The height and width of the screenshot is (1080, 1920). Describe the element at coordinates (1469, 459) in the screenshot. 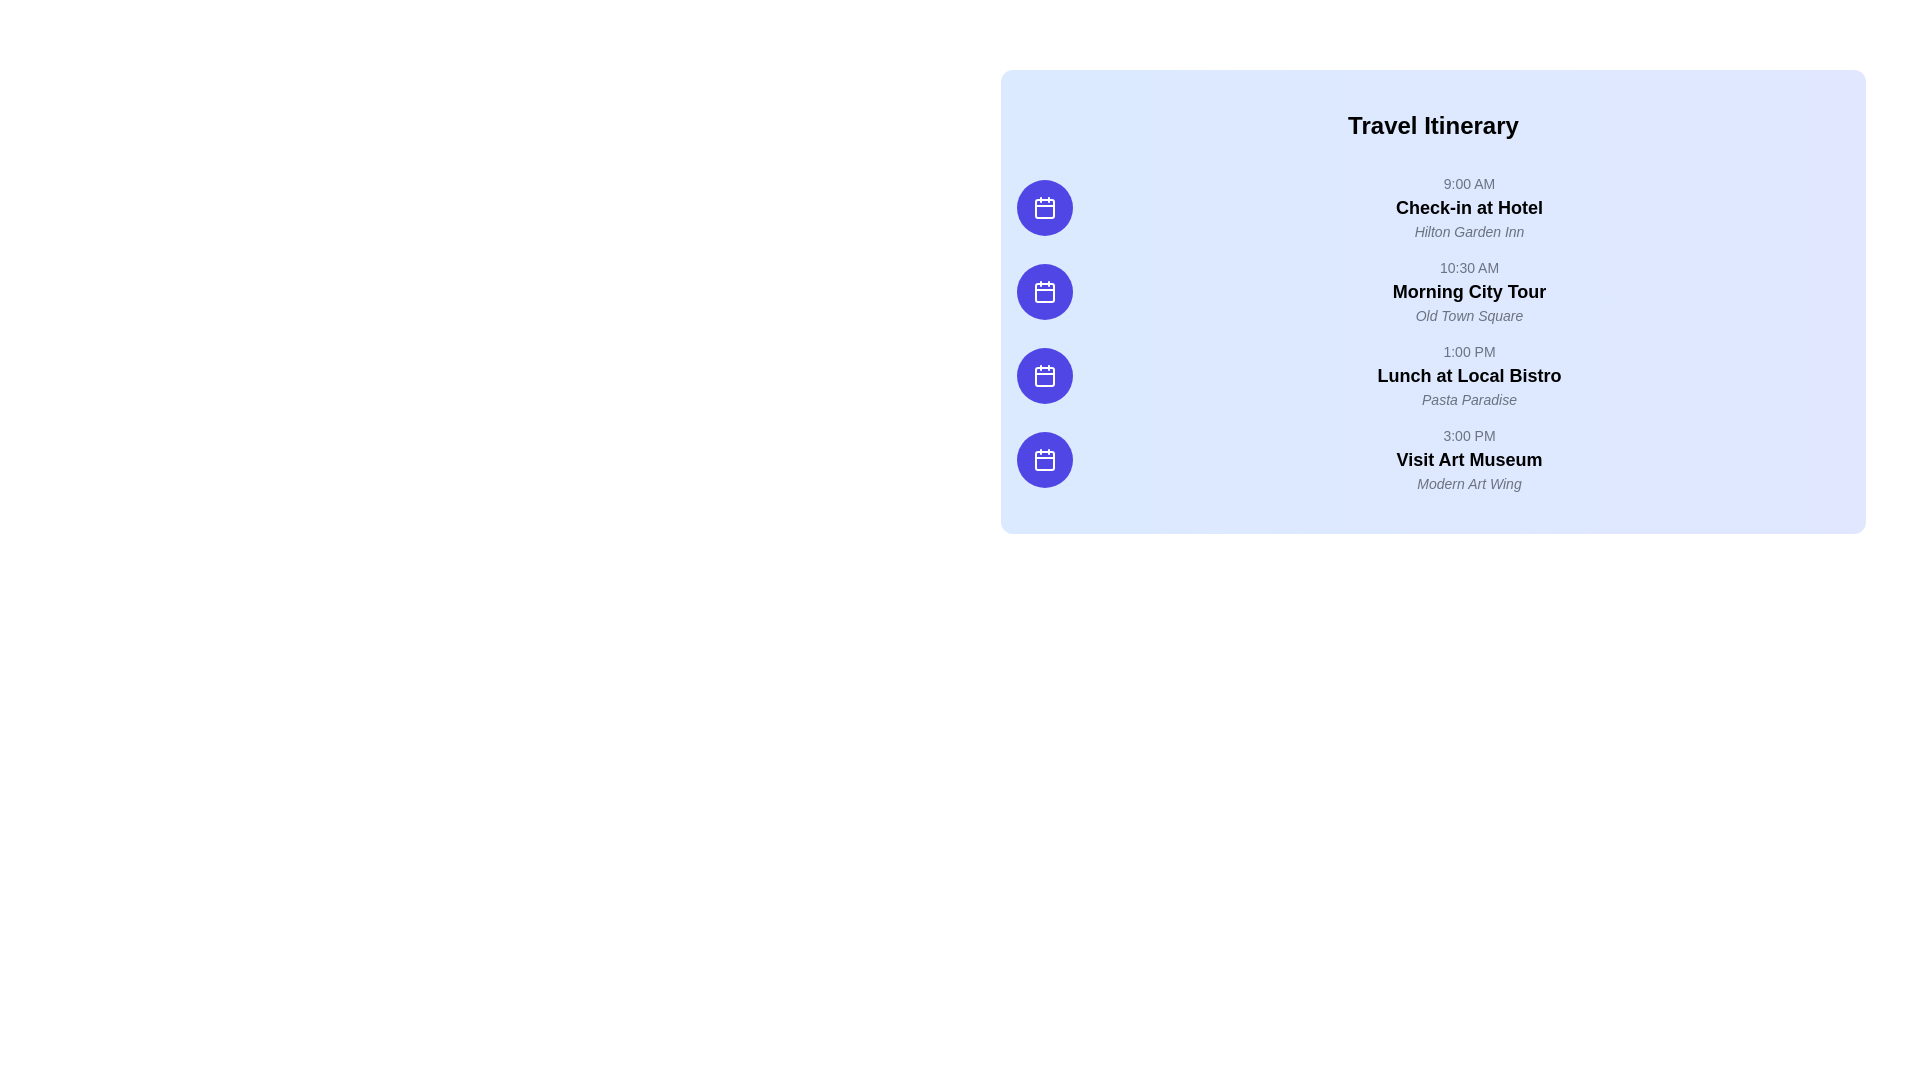

I see `the text label displaying 'Visit Art Museum', which is bold and larger than surrounding texts, located centrally below '3:00 PM' and above 'Modern Art Wing'` at that location.